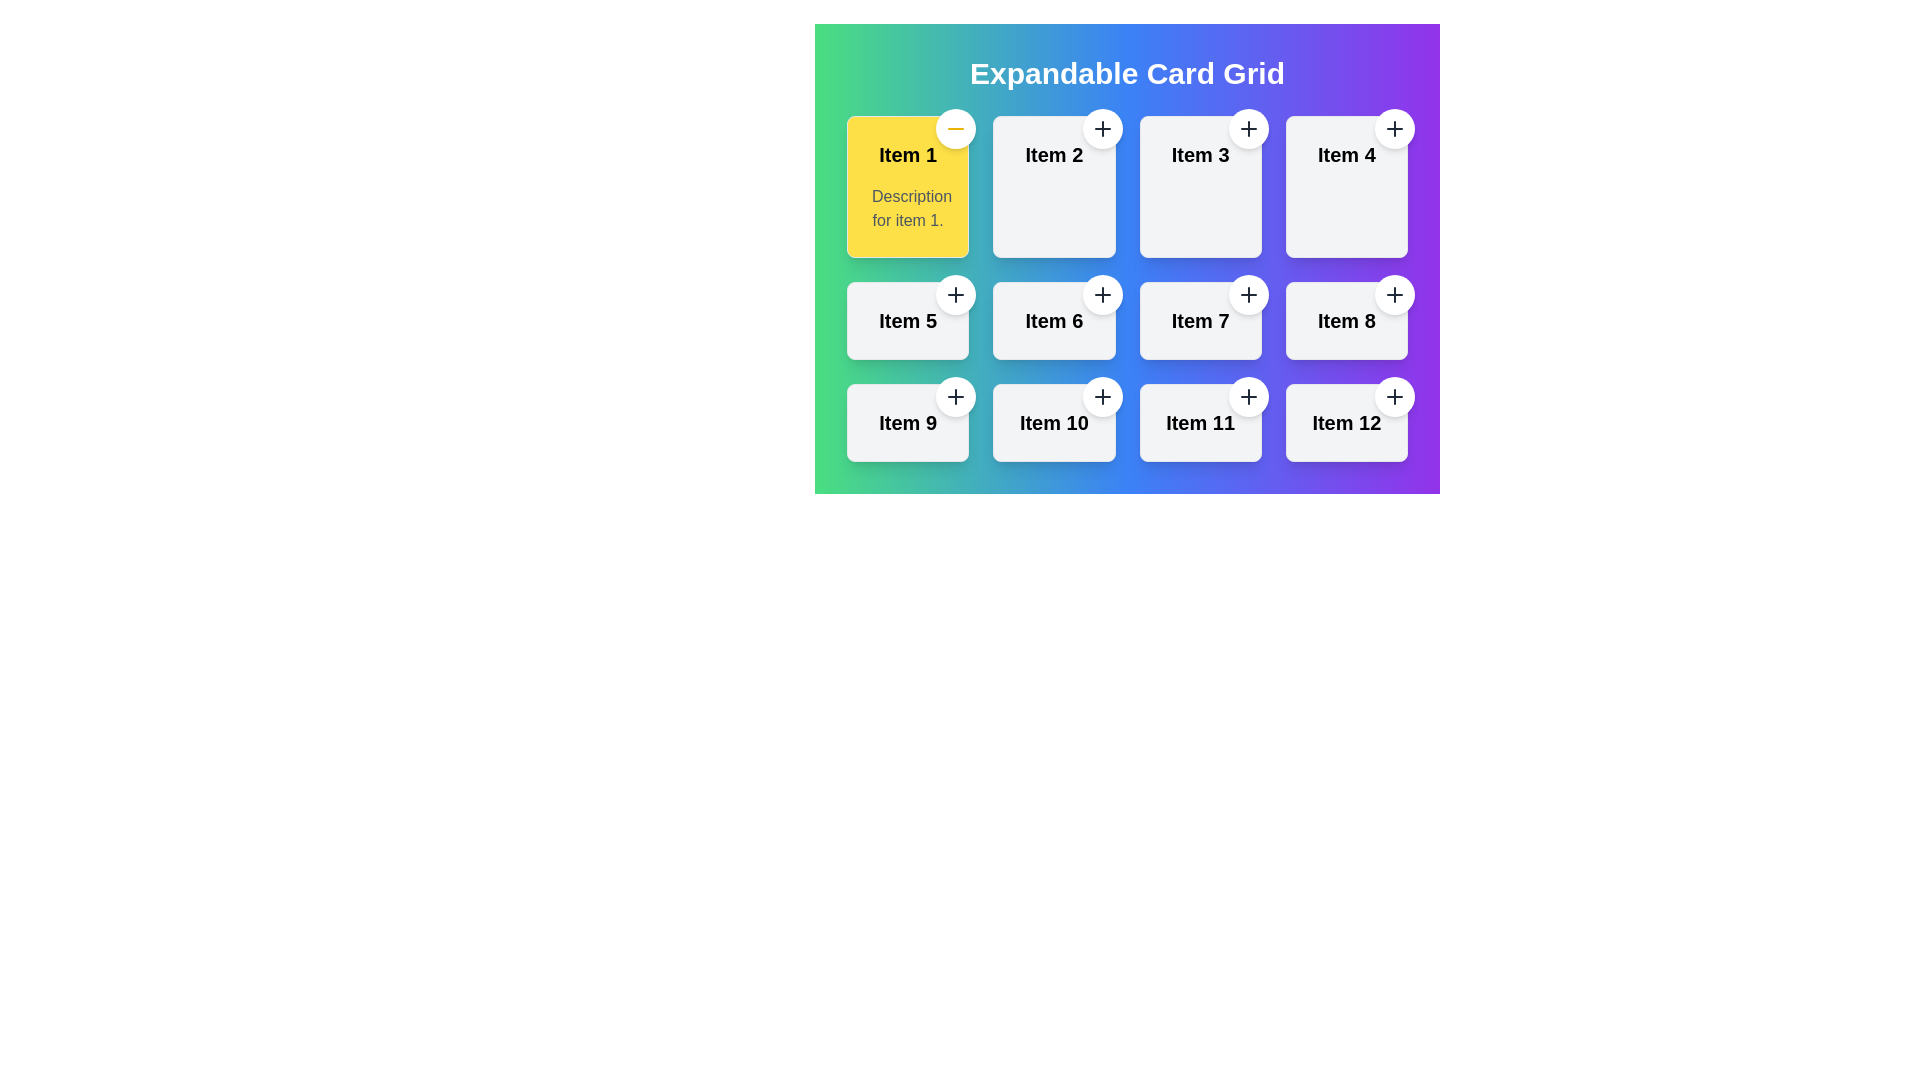 The height and width of the screenshot is (1080, 1920). Describe the element at coordinates (1247, 294) in the screenshot. I see `the small circular button with a white background and a '+' icon located at the top-right corner of the card labeled 'Item 7'` at that location.